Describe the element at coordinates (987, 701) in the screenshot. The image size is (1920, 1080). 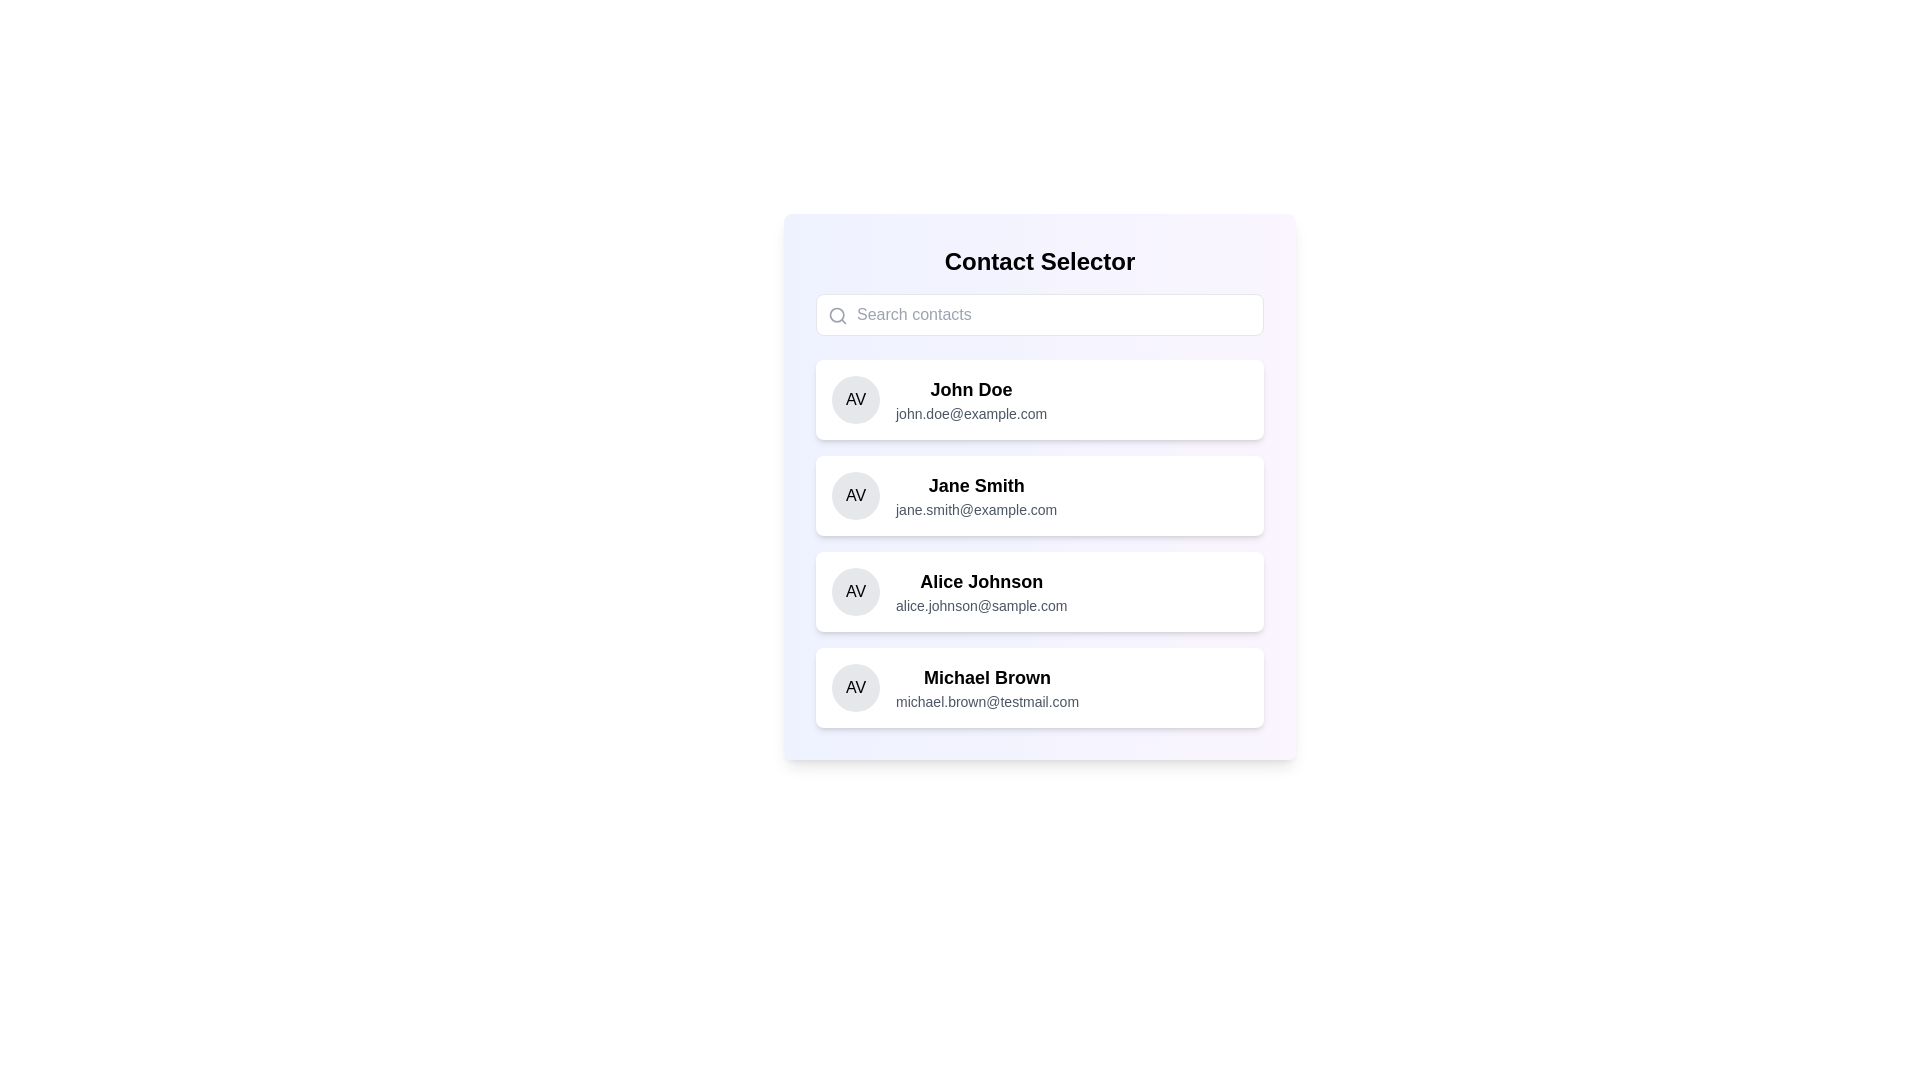
I see `the email text label 'michael.brown@testmail.com' located below the name 'Michael Brown' in the fourth contact card of the list` at that location.